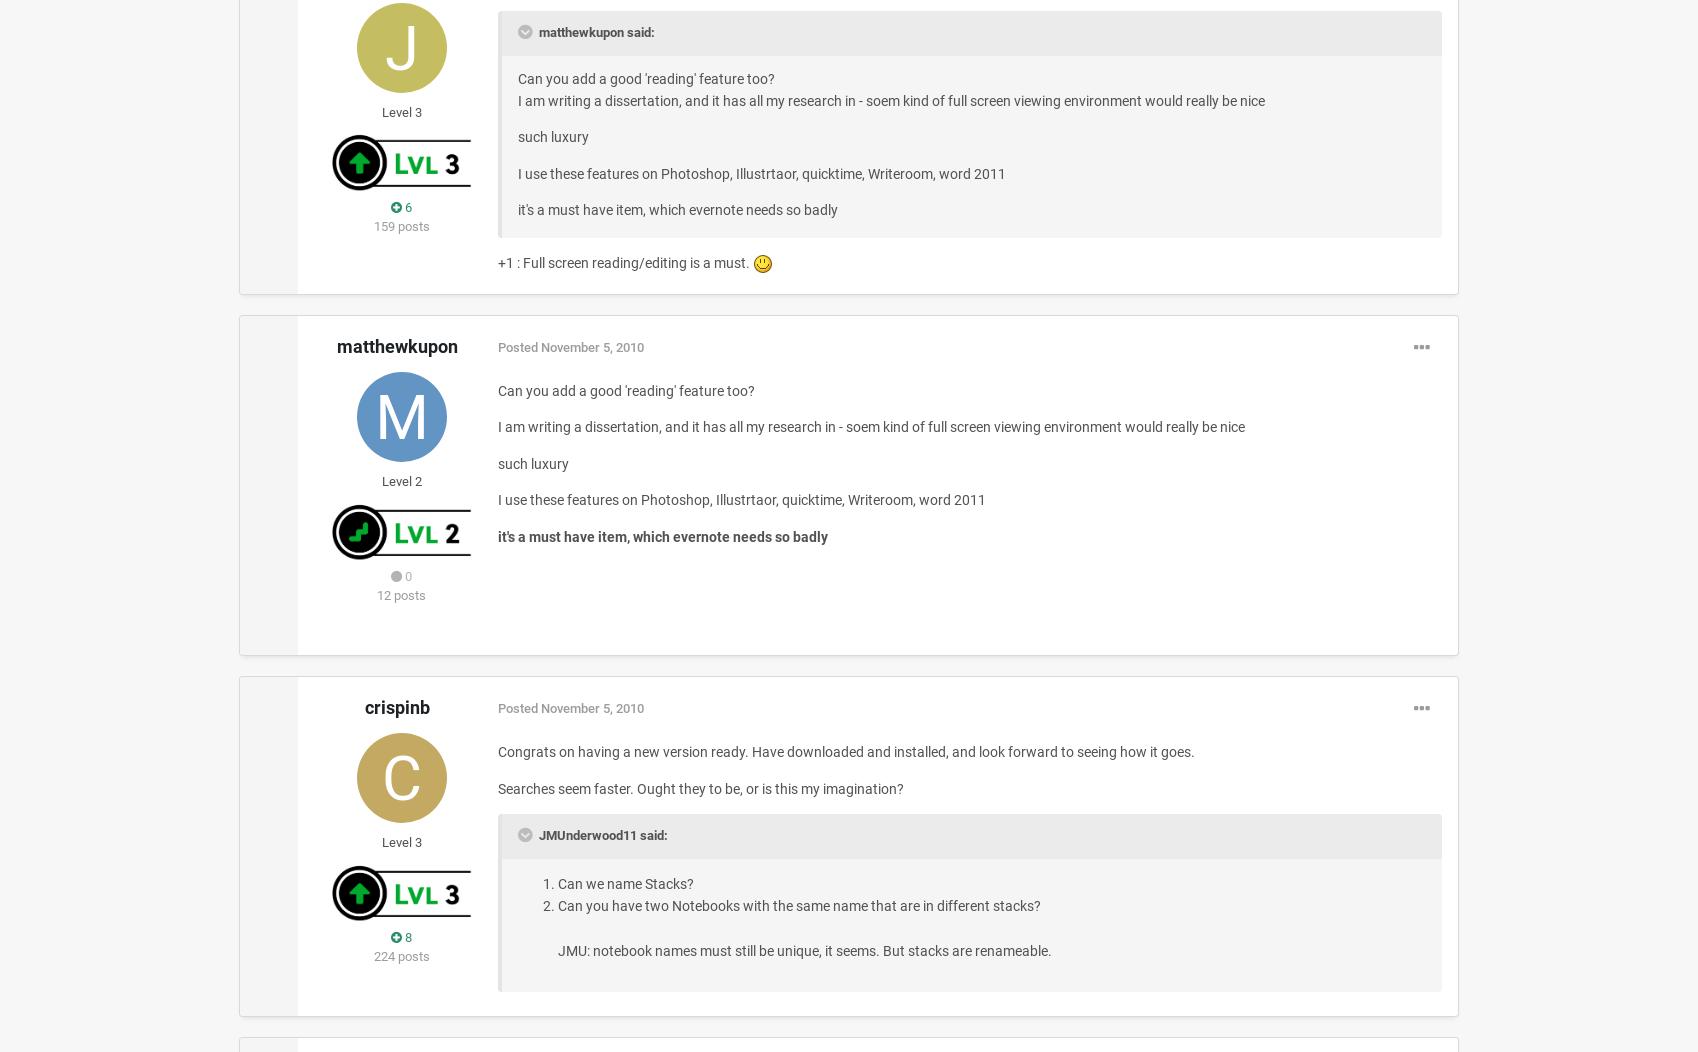  I want to click on 'Can we name Stacks?', so click(556, 883).